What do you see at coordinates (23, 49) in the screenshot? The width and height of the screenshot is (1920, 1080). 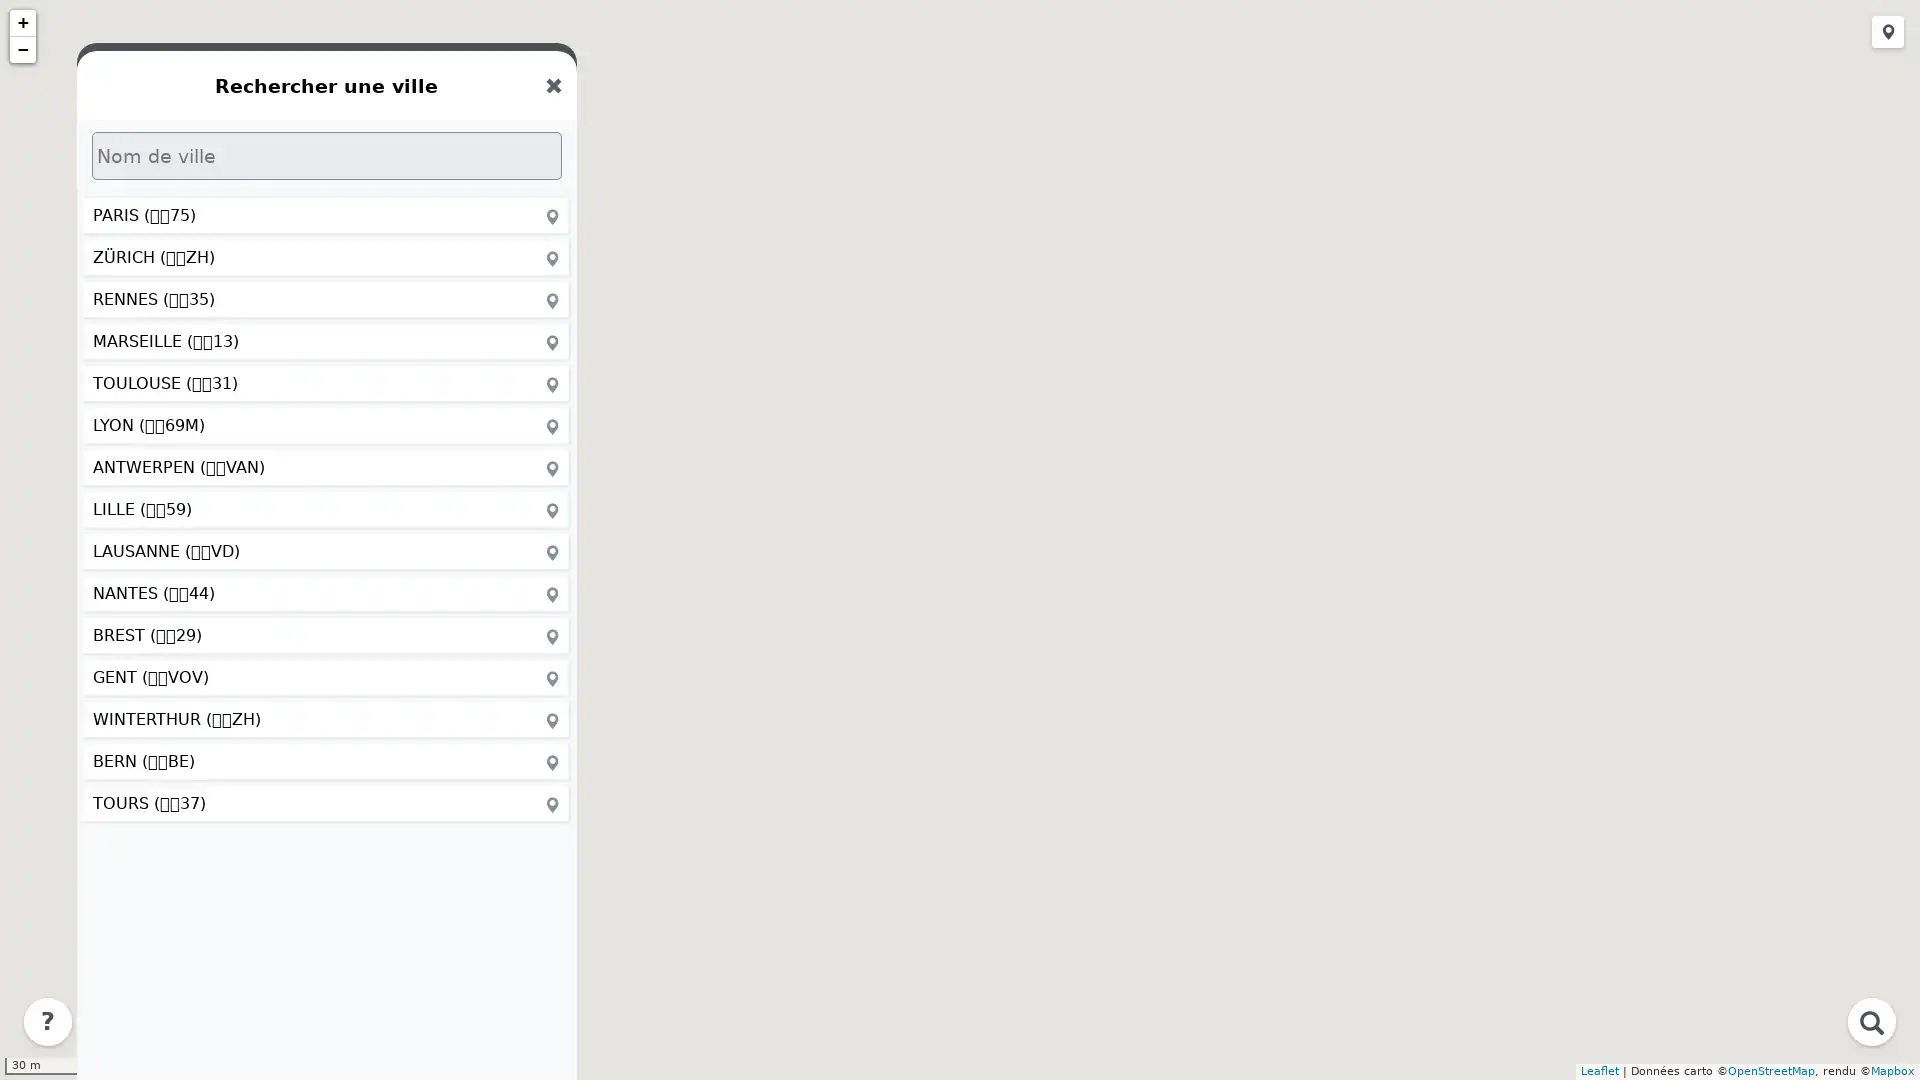 I see `Zoom out` at bounding box center [23, 49].